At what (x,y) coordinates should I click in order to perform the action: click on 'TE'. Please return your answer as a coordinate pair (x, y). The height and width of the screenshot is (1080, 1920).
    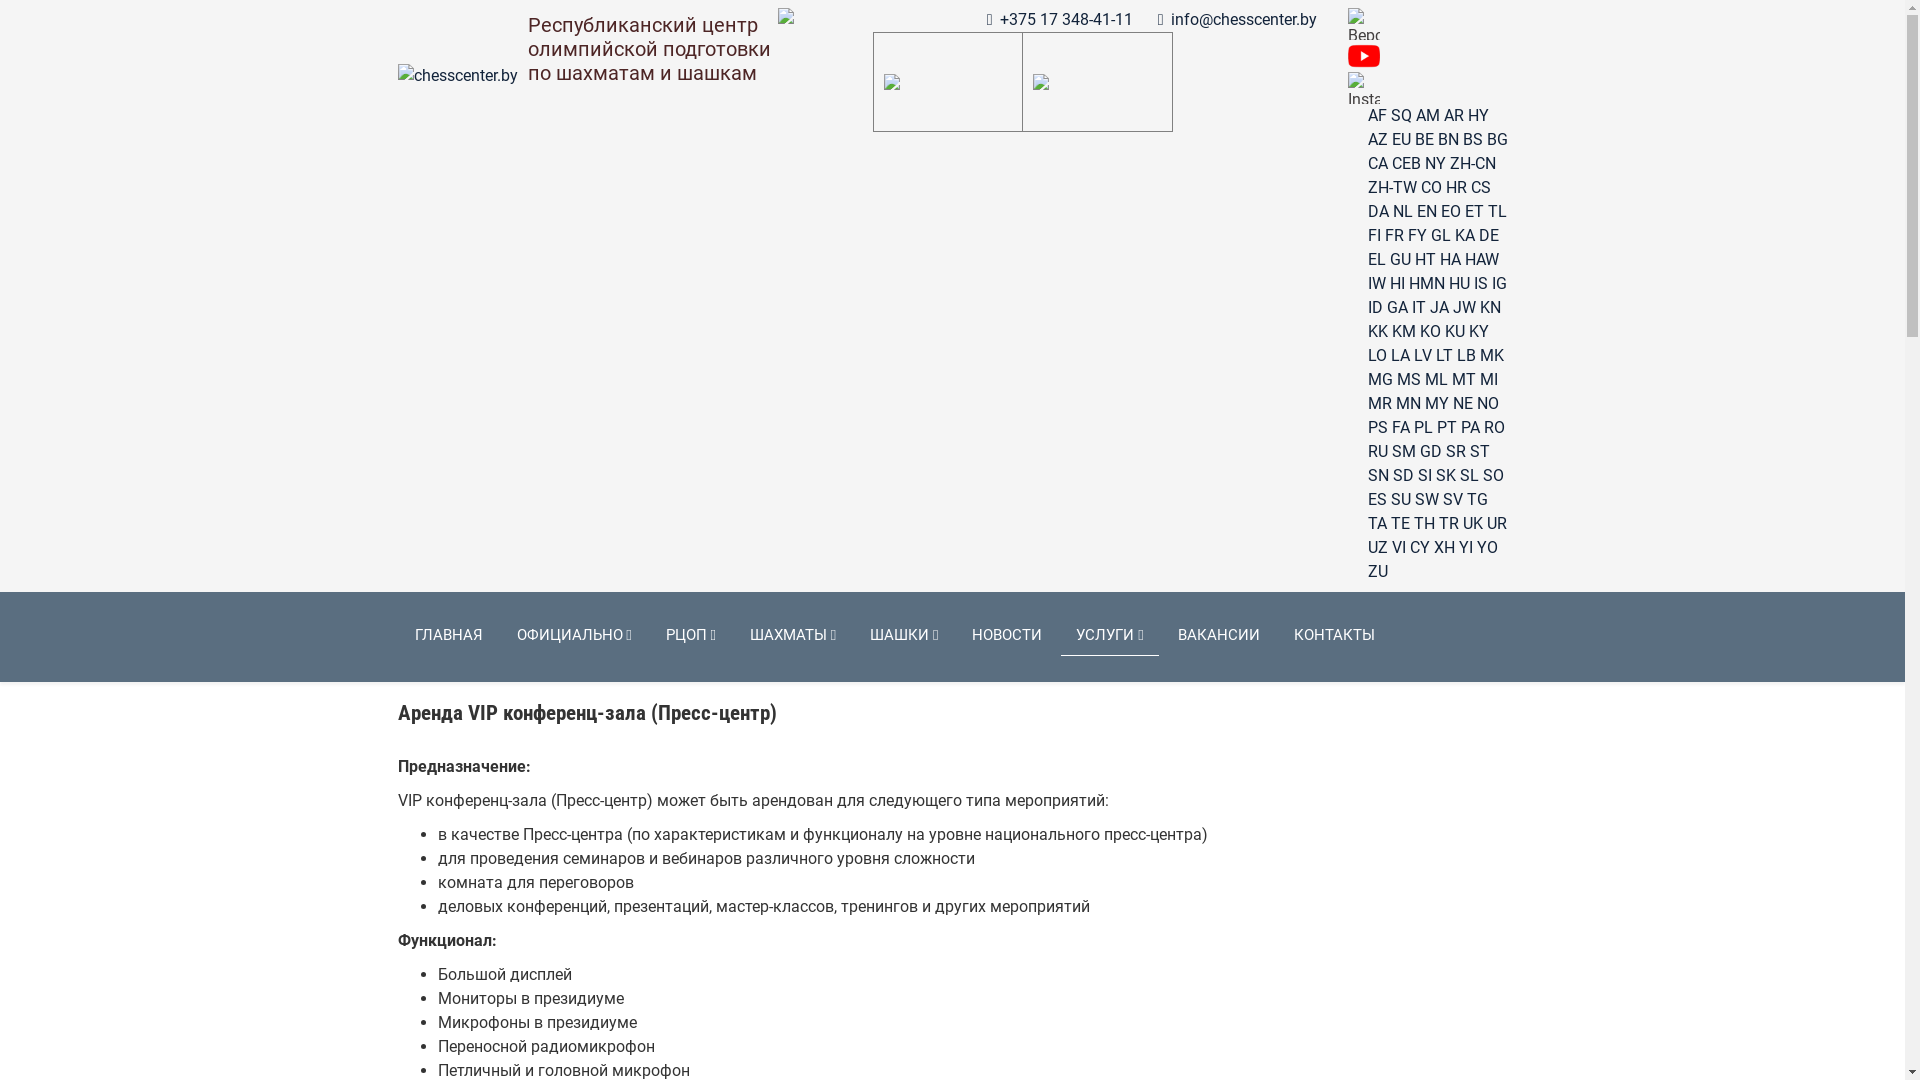
    Looking at the image, I should click on (1398, 522).